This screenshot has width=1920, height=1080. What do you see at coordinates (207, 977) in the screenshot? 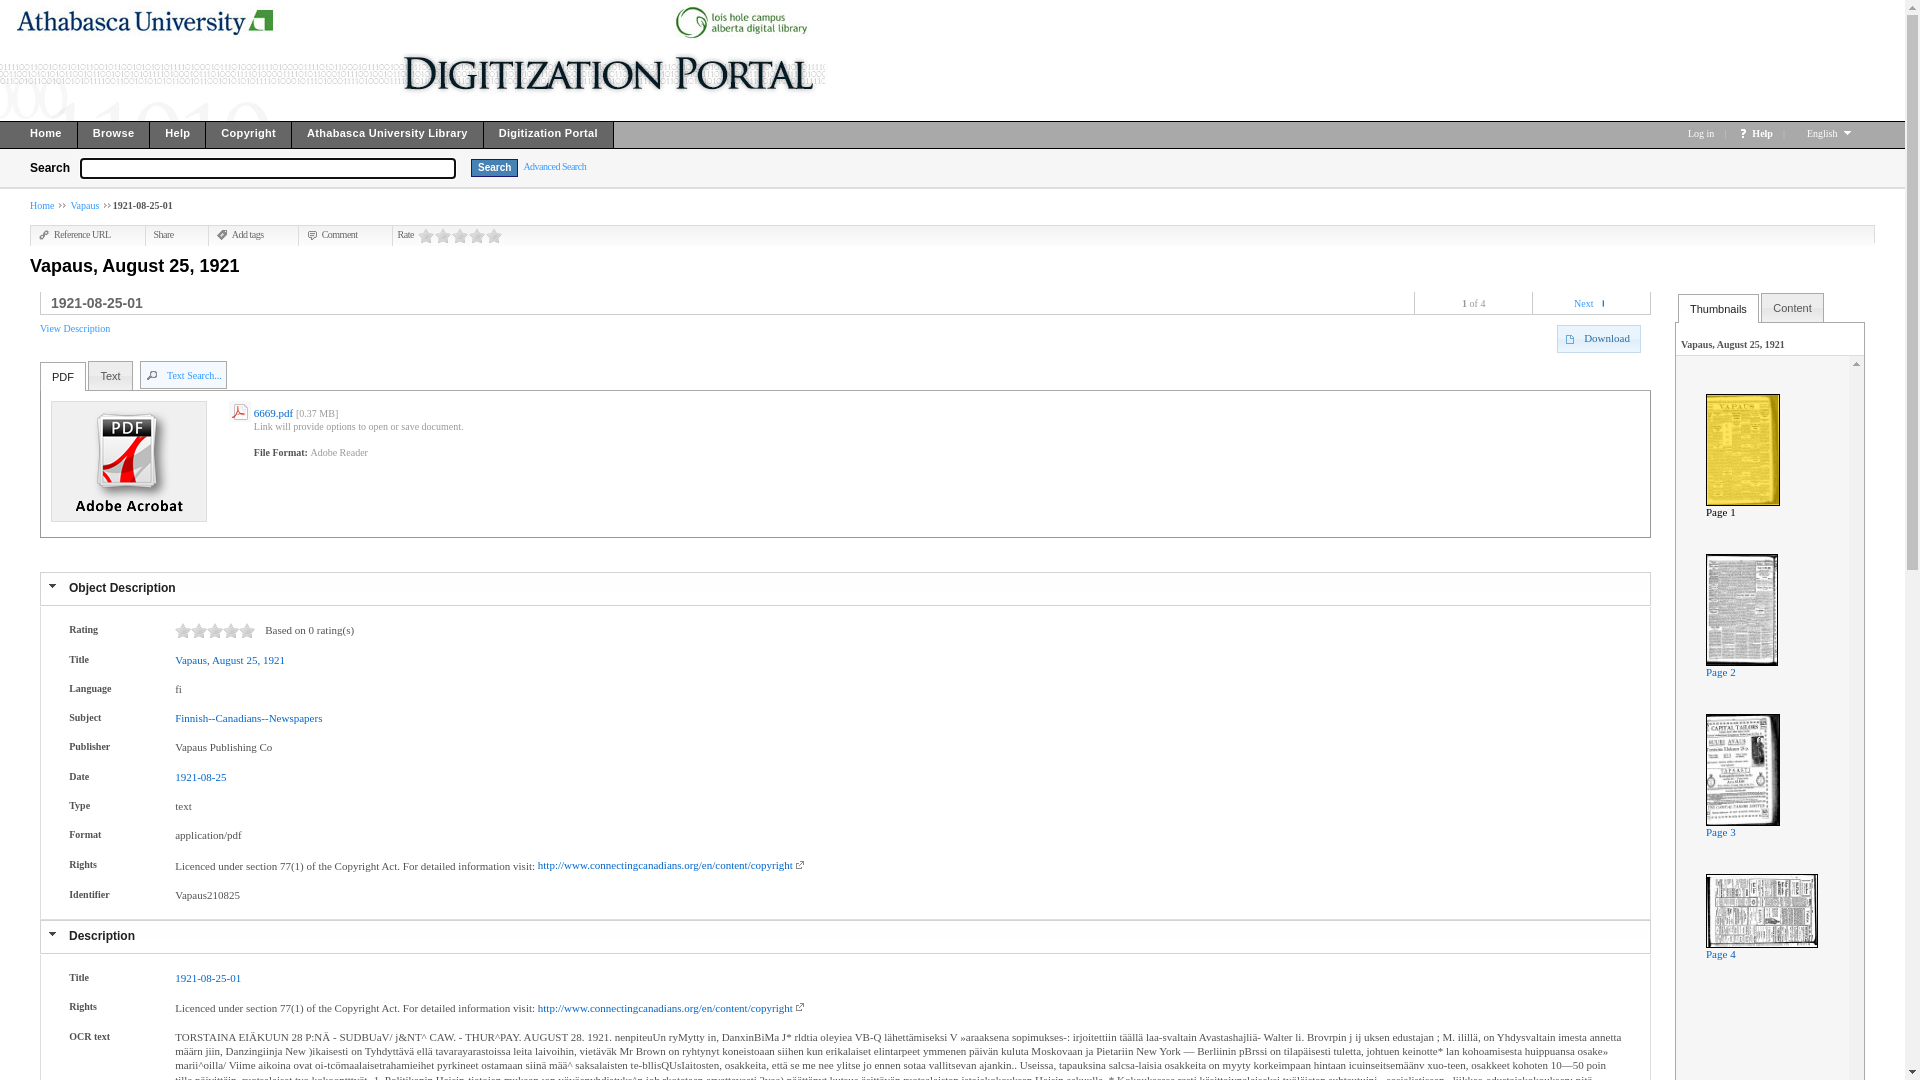
I see `'1921-08-25-01'` at bounding box center [207, 977].